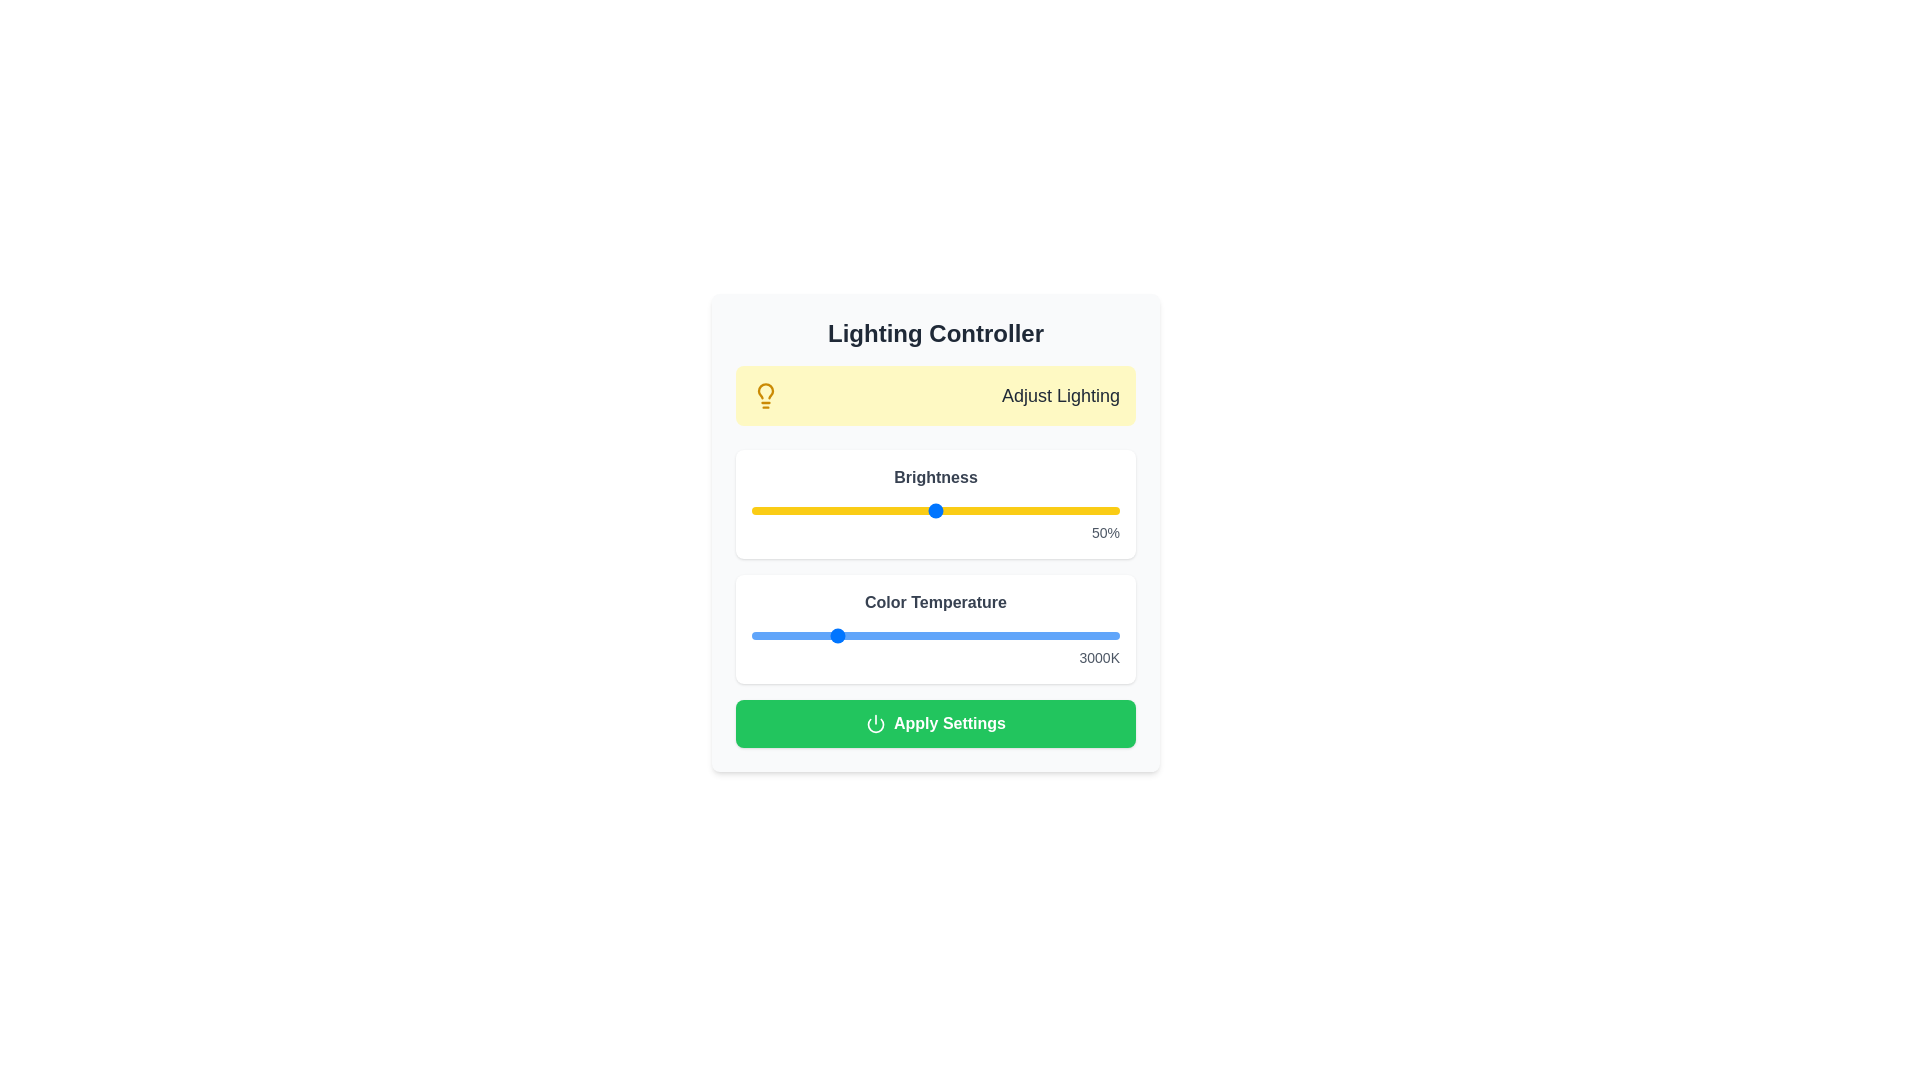 This screenshot has height=1080, width=1920. Describe the element at coordinates (987, 636) in the screenshot. I see `the color temperature slider to 6763 K` at that location.